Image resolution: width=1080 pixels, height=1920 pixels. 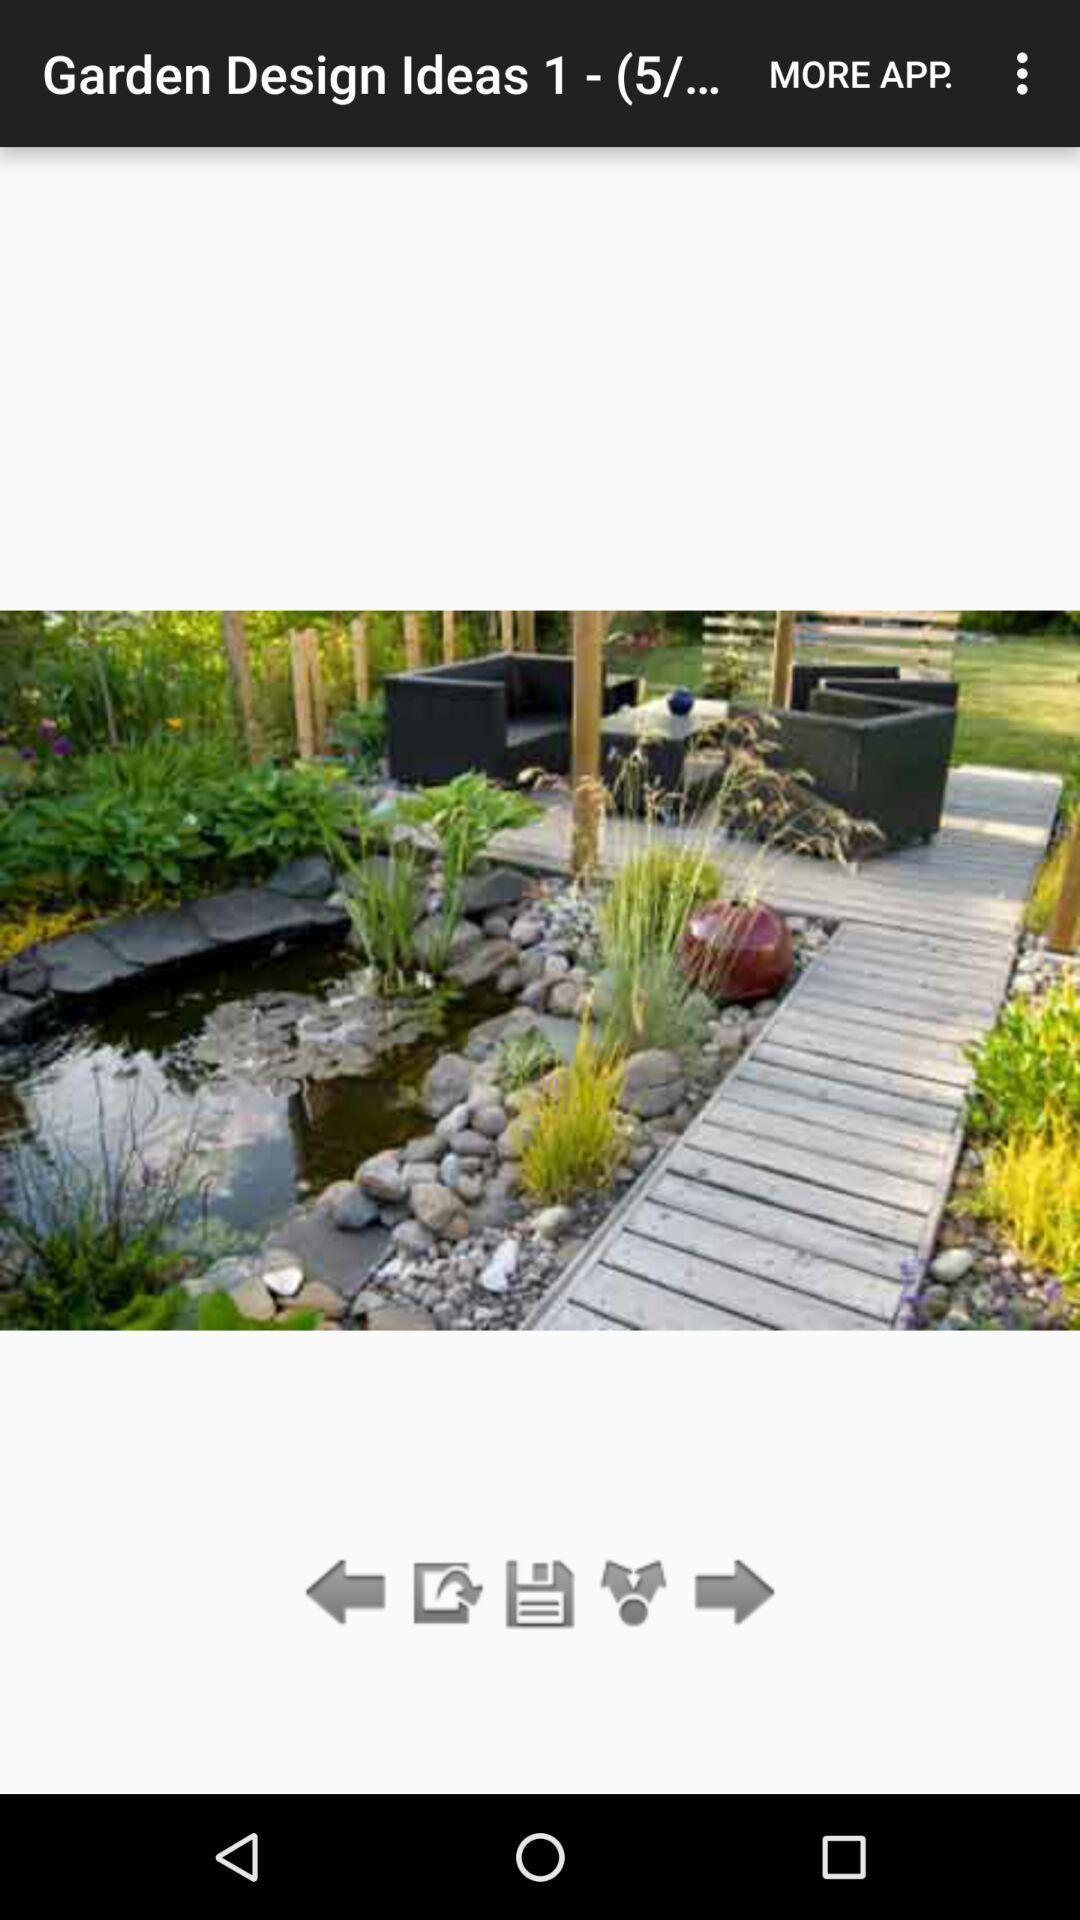 What do you see at coordinates (729, 1593) in the screenshot?
I see `for next` at bounding box center [729, 1593].